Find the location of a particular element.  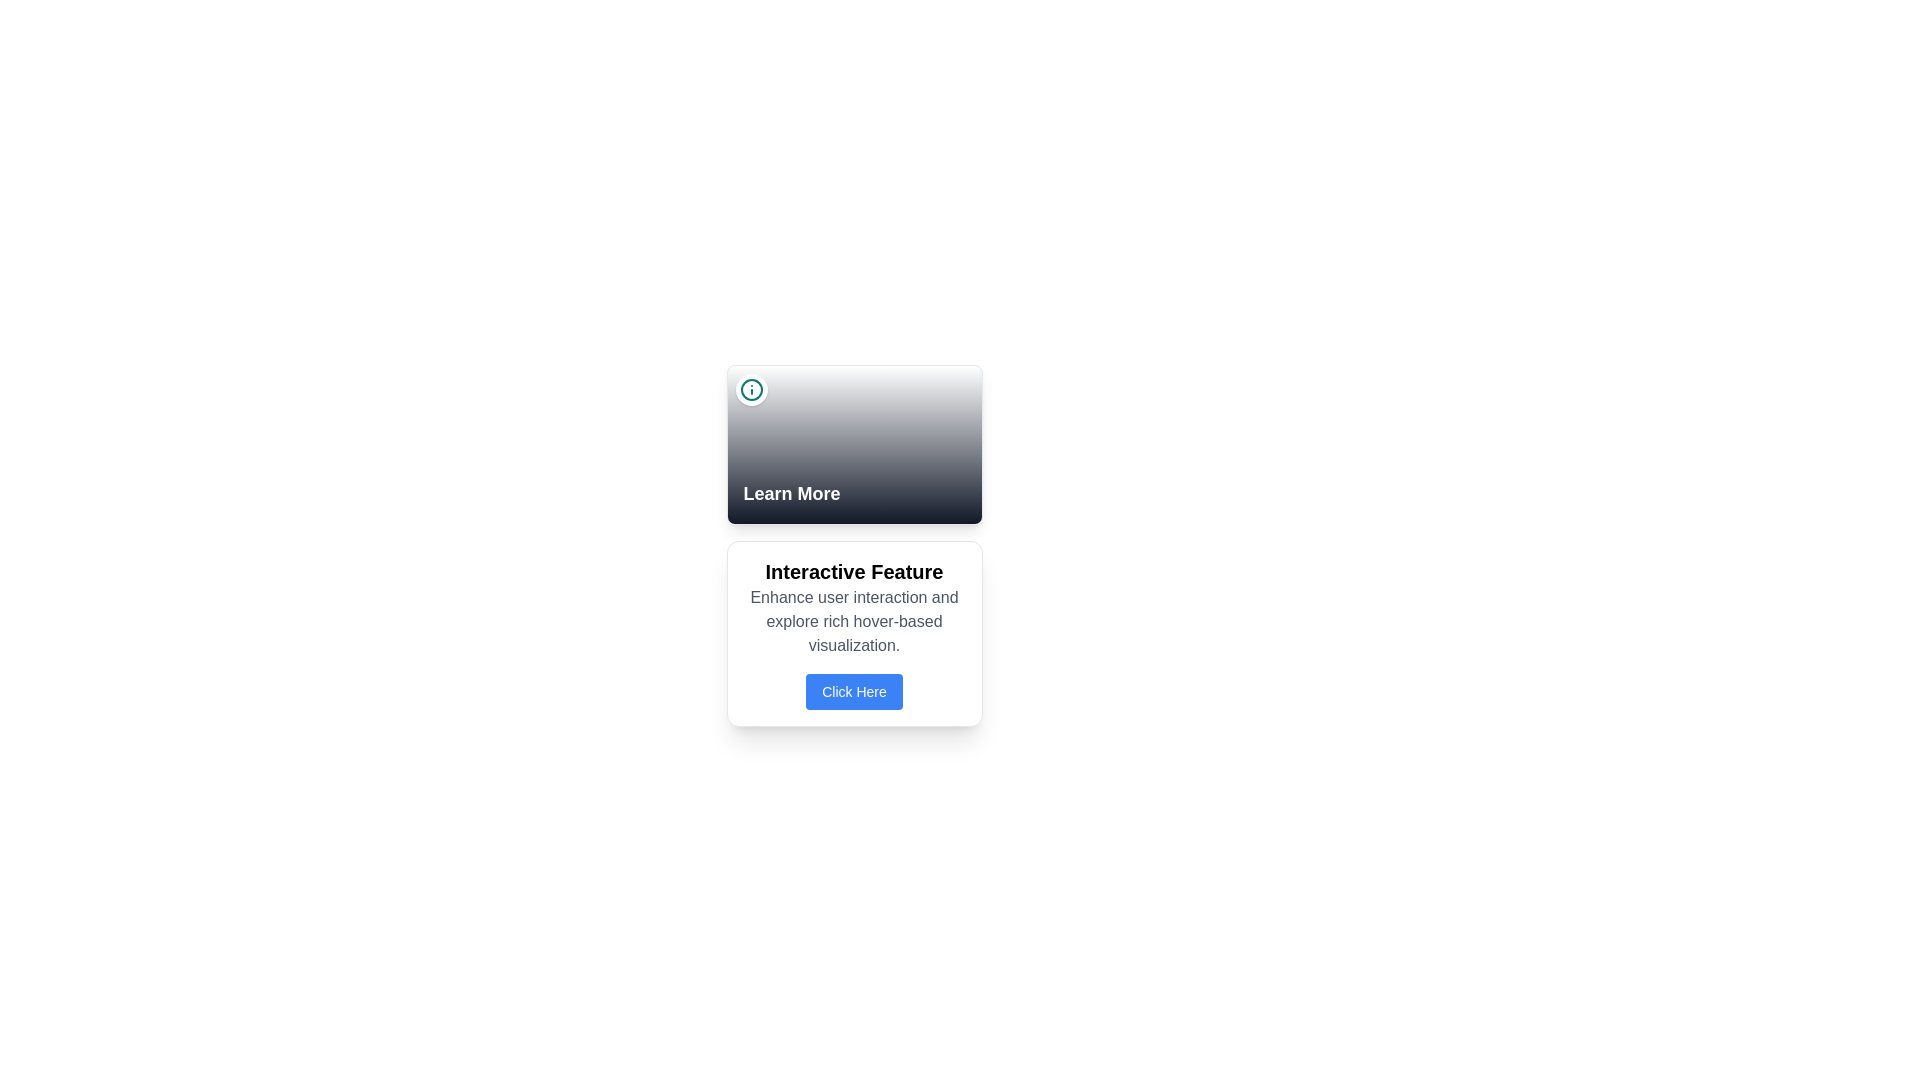

the circular icon with a teal border and an info symbol at its center, located in the top-left corner of the dark gradient-styled card is located at coordinates (750, 389).